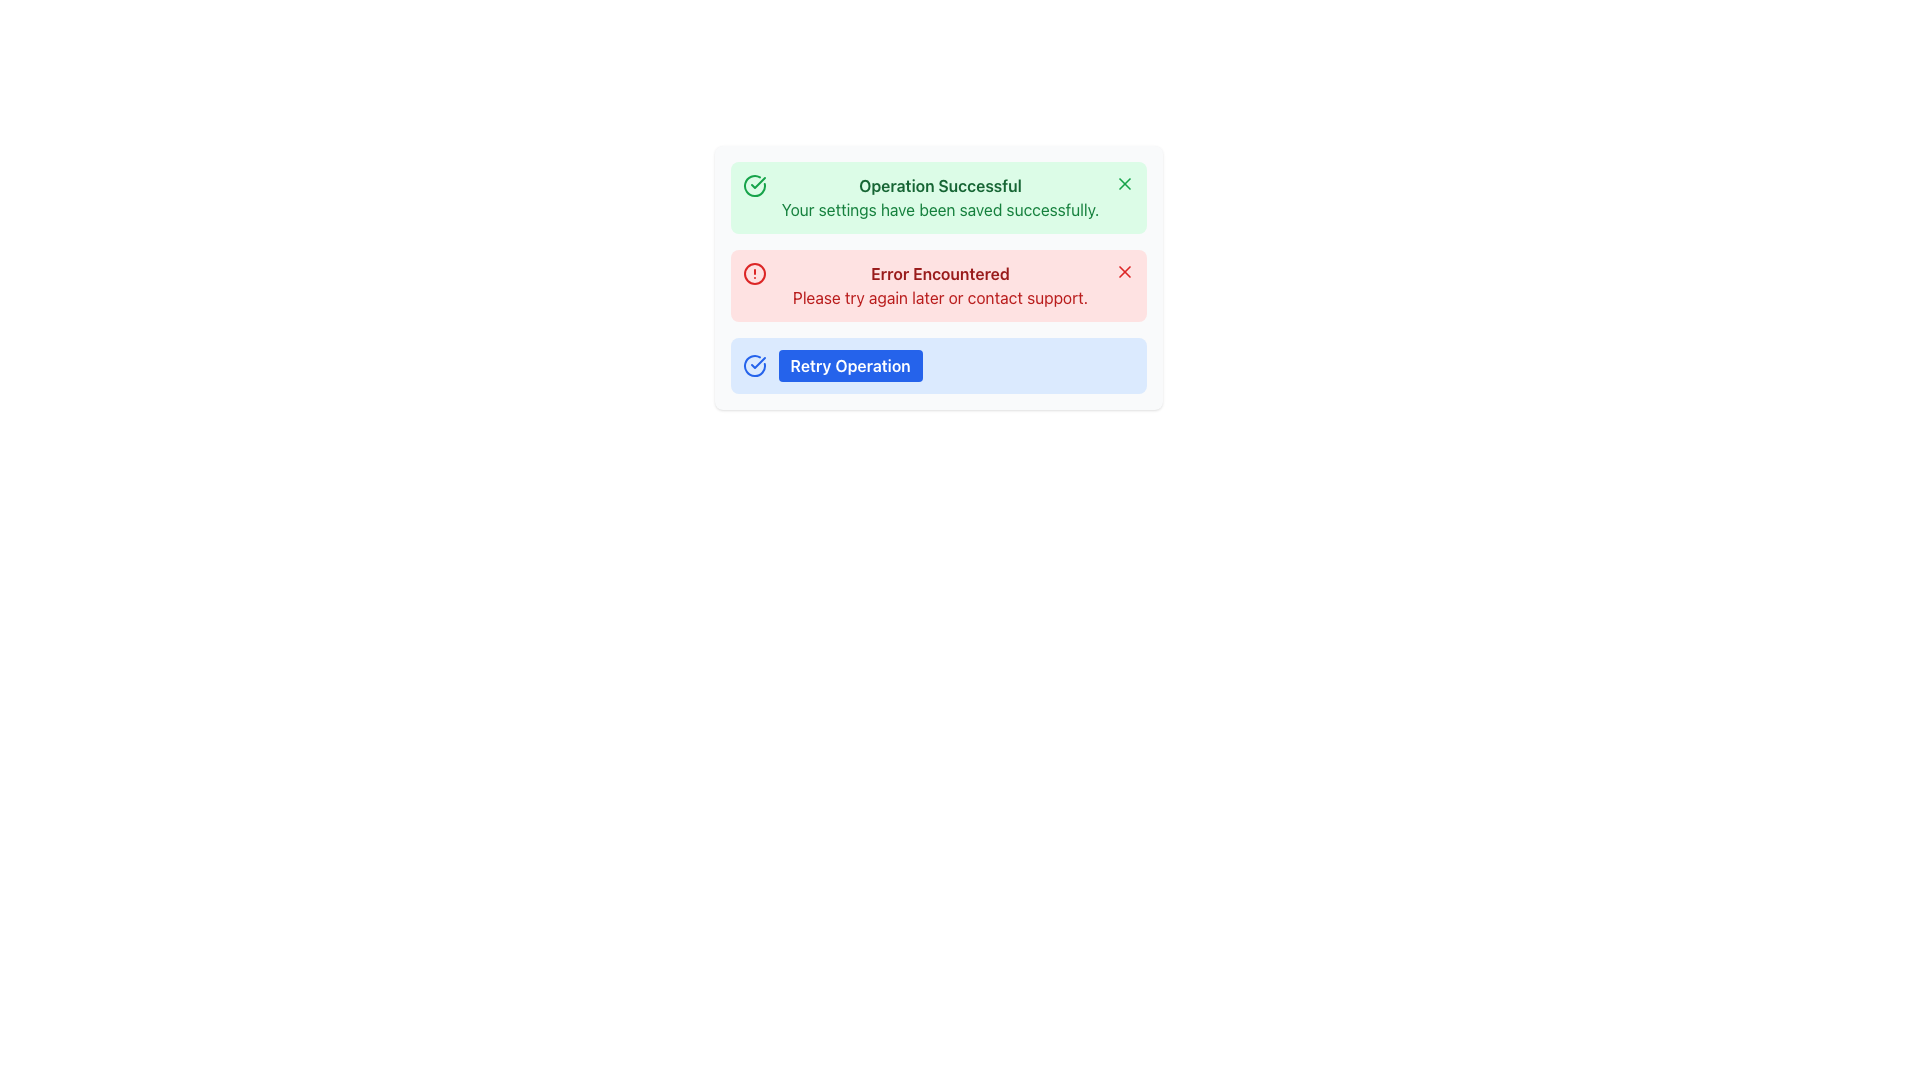 This screenshot has width=1920, height=1080. What do you see at coordinates (753, 366) in the screenshot?
I see `the blue circular icon with a checkmark located to the left of the 'Retry Operation' button at the bottom of the status messages panel` at bounding box center [753, 366].